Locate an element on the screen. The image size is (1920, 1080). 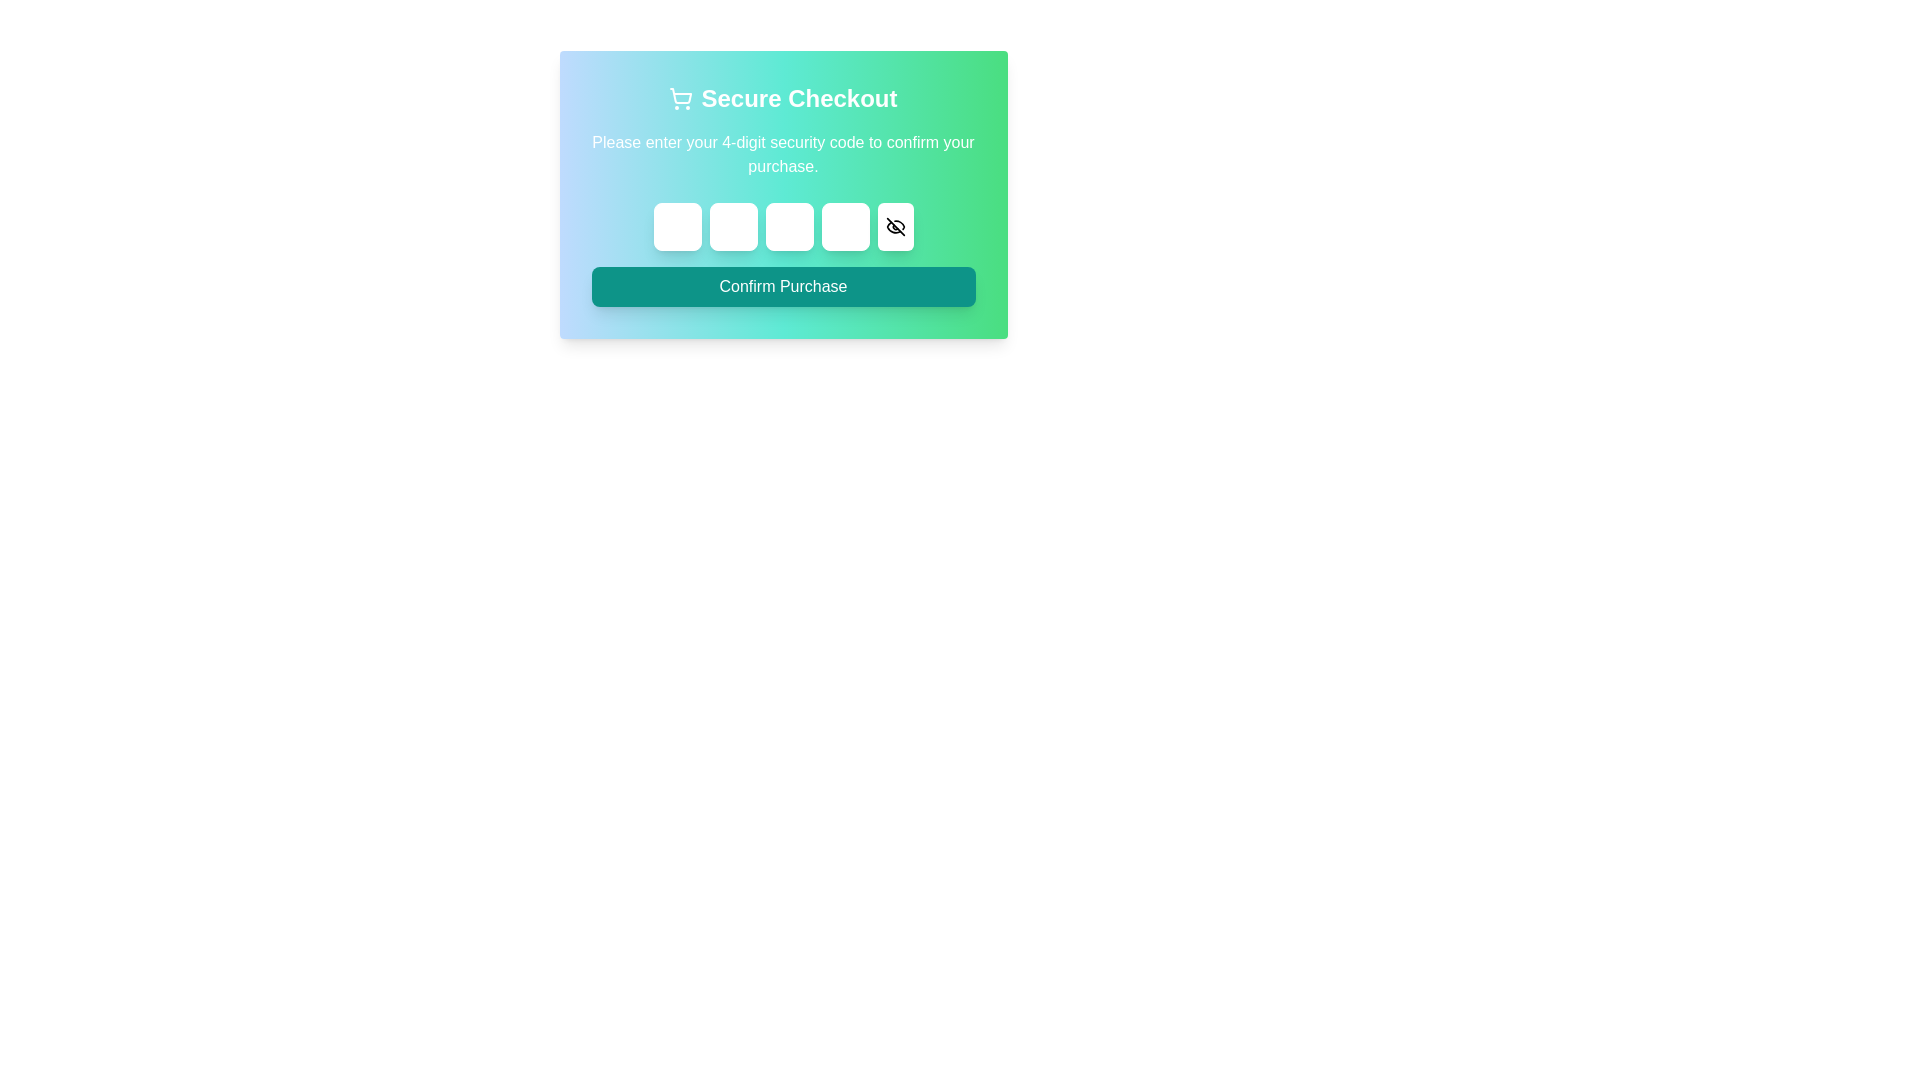
the eye-off icon in the security code entry section of the checkout form, which is styled in black and located at the center-right edge adjacent to the last code box is located at coordinates (892, 226).